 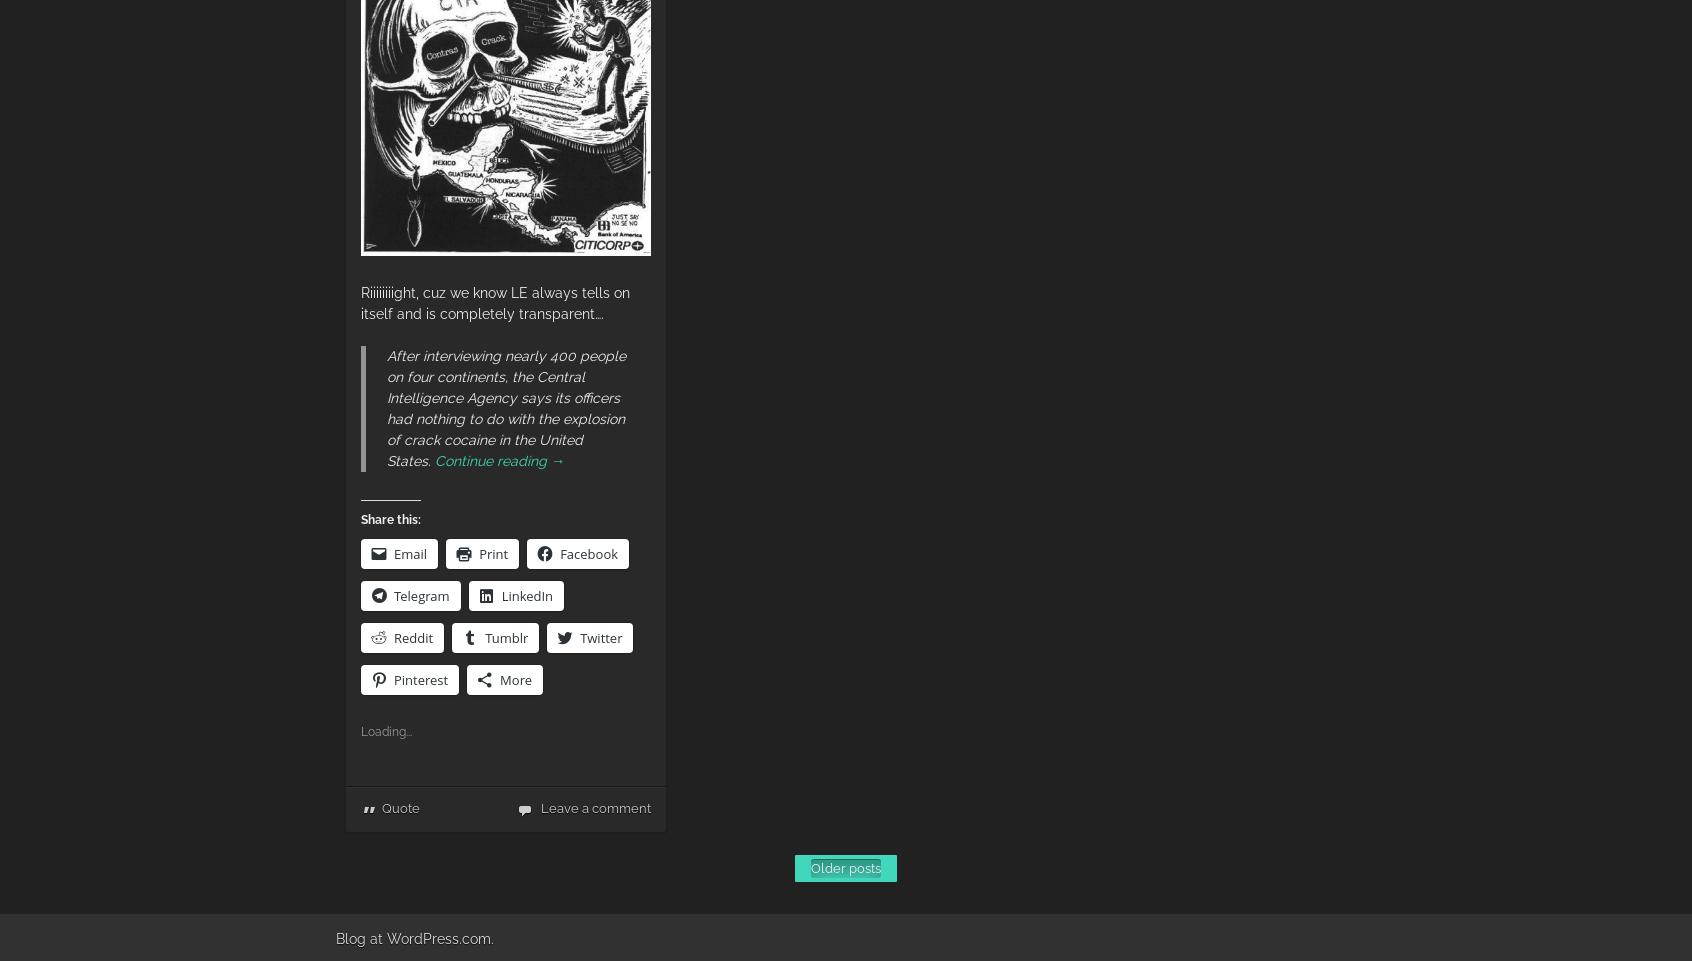 I want to click on 'Twitter', so click(x=579, y=637).